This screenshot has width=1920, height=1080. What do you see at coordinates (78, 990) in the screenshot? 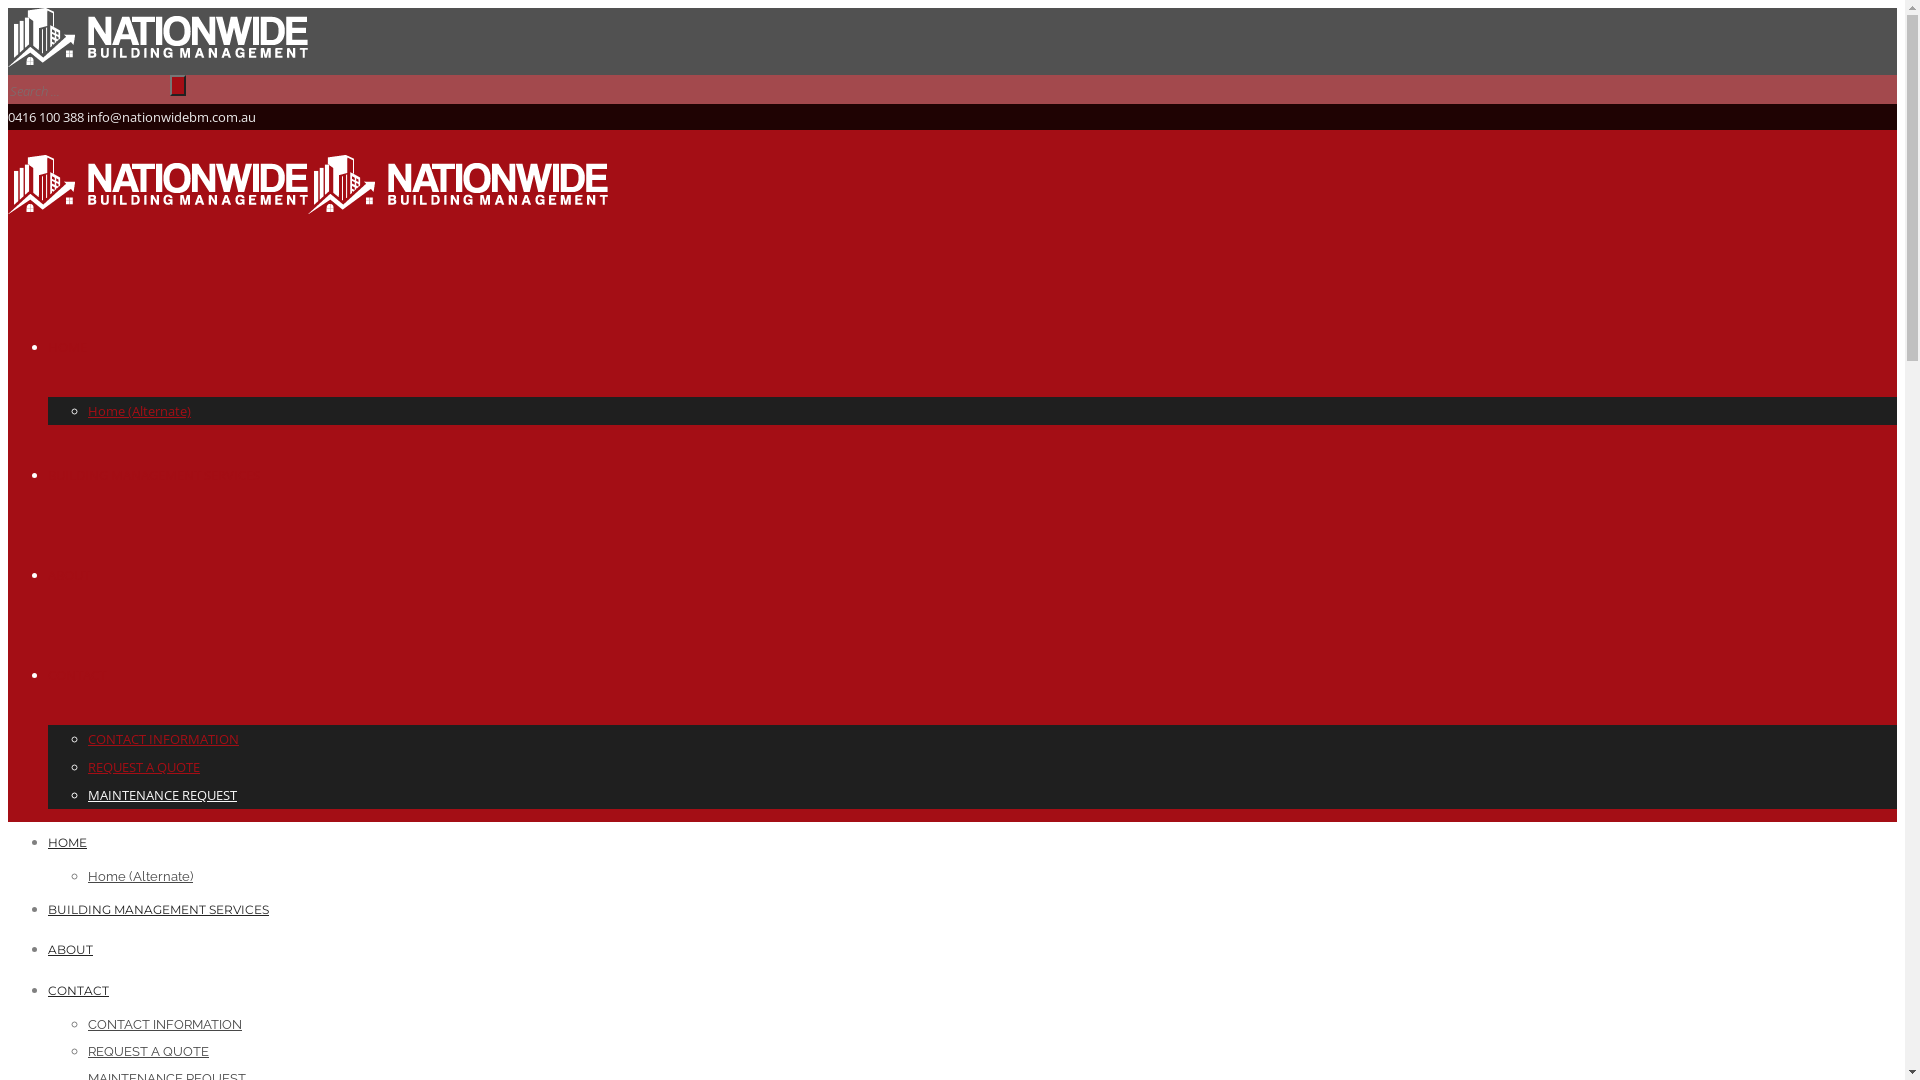
I see `'CONTACT'` at bounding box center [78, 990].